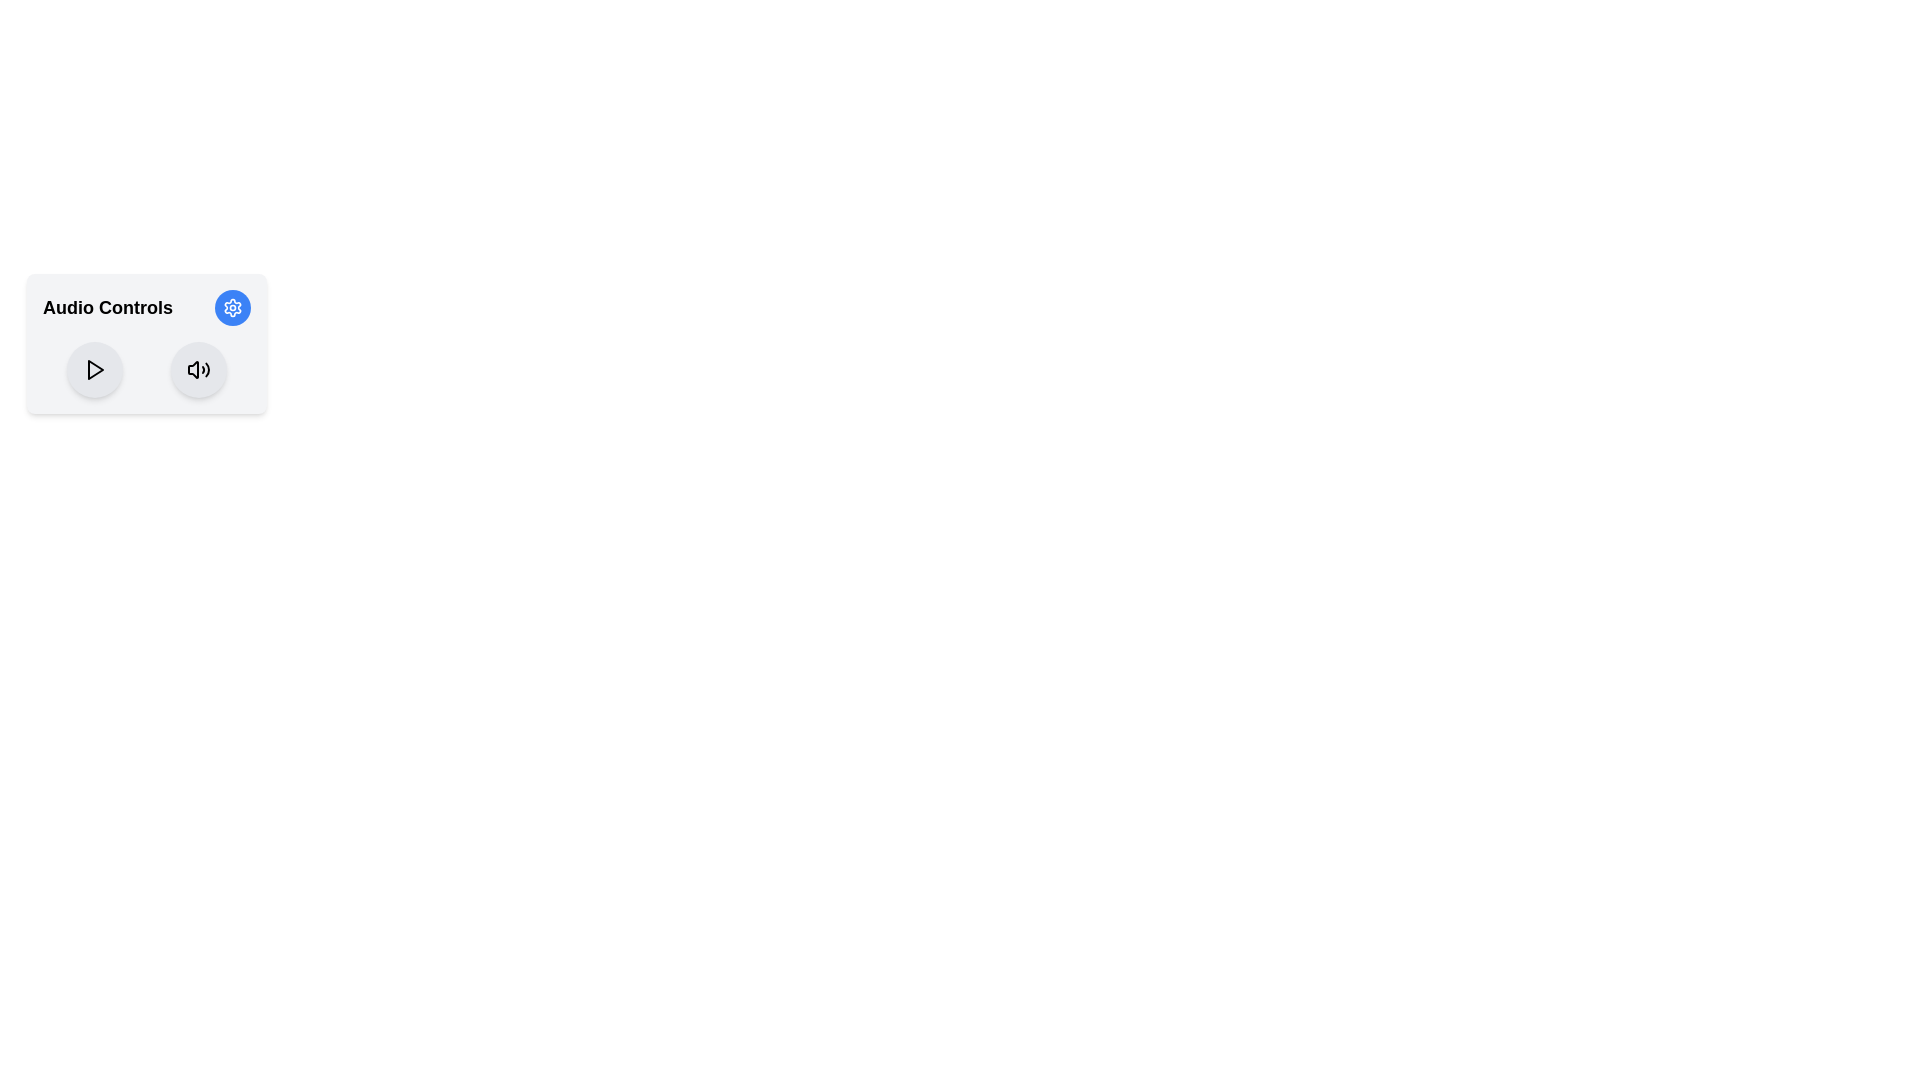  Describe the element at coordinates (233, 308) in the screenshot. I see `the settings icon button located at the top-right corner of the 'Audio Controls' section` at that location.